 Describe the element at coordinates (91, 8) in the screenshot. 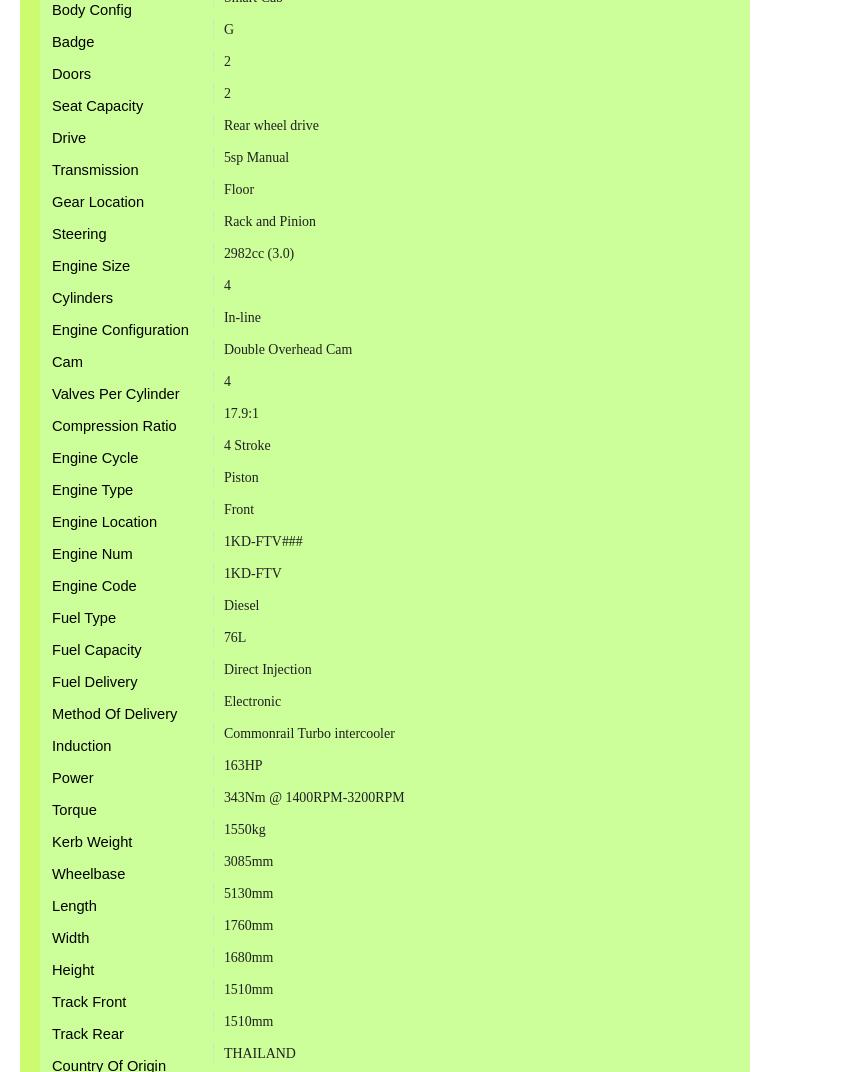

I see `'Body Config'` at that location.